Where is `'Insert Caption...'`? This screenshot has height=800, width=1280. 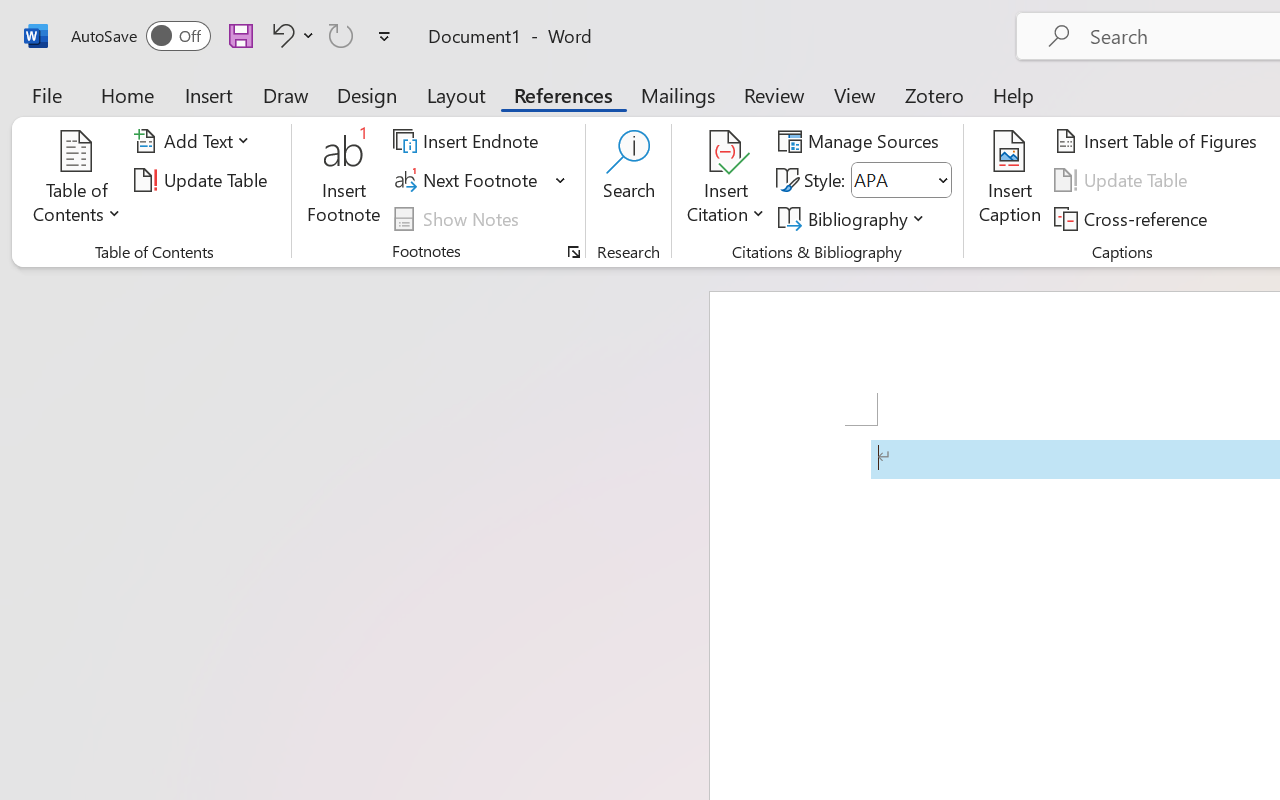 'Insert Caption...' is located at coordinates (1009, 179).